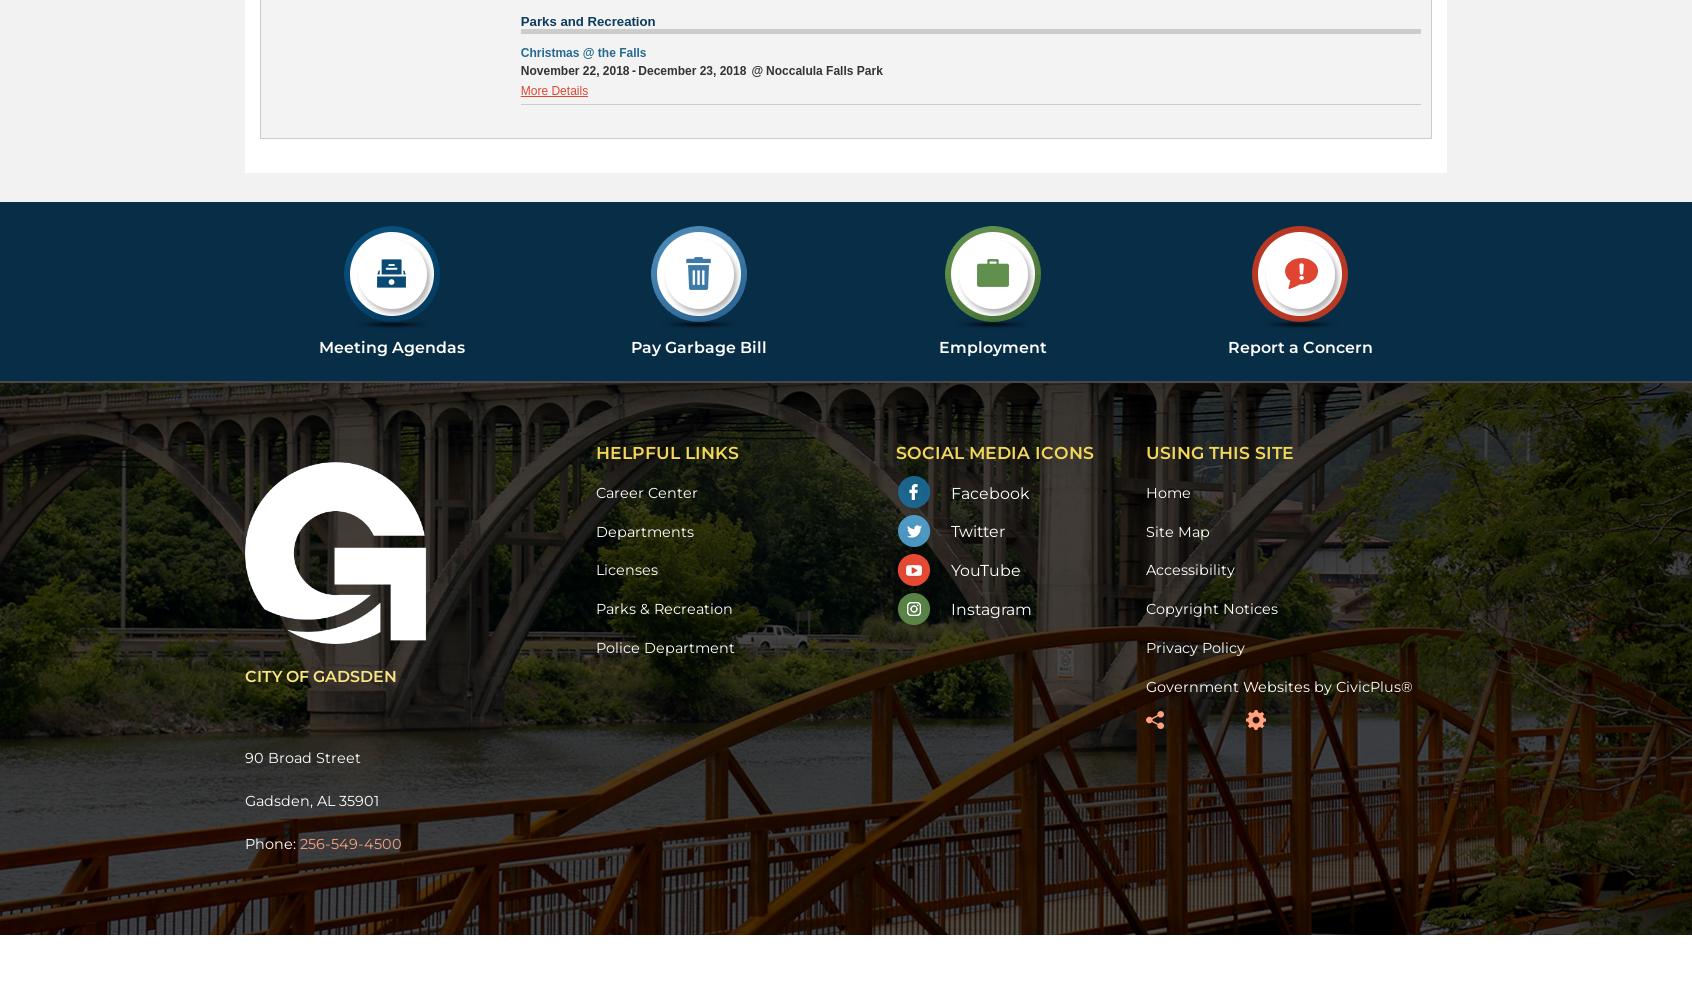 This screenshot has height=1000, width=1692. What do you see at coordinates (316, 345) in the screenshot?
I see `'Meeting Agendas'` at bounding box center [316, 345].